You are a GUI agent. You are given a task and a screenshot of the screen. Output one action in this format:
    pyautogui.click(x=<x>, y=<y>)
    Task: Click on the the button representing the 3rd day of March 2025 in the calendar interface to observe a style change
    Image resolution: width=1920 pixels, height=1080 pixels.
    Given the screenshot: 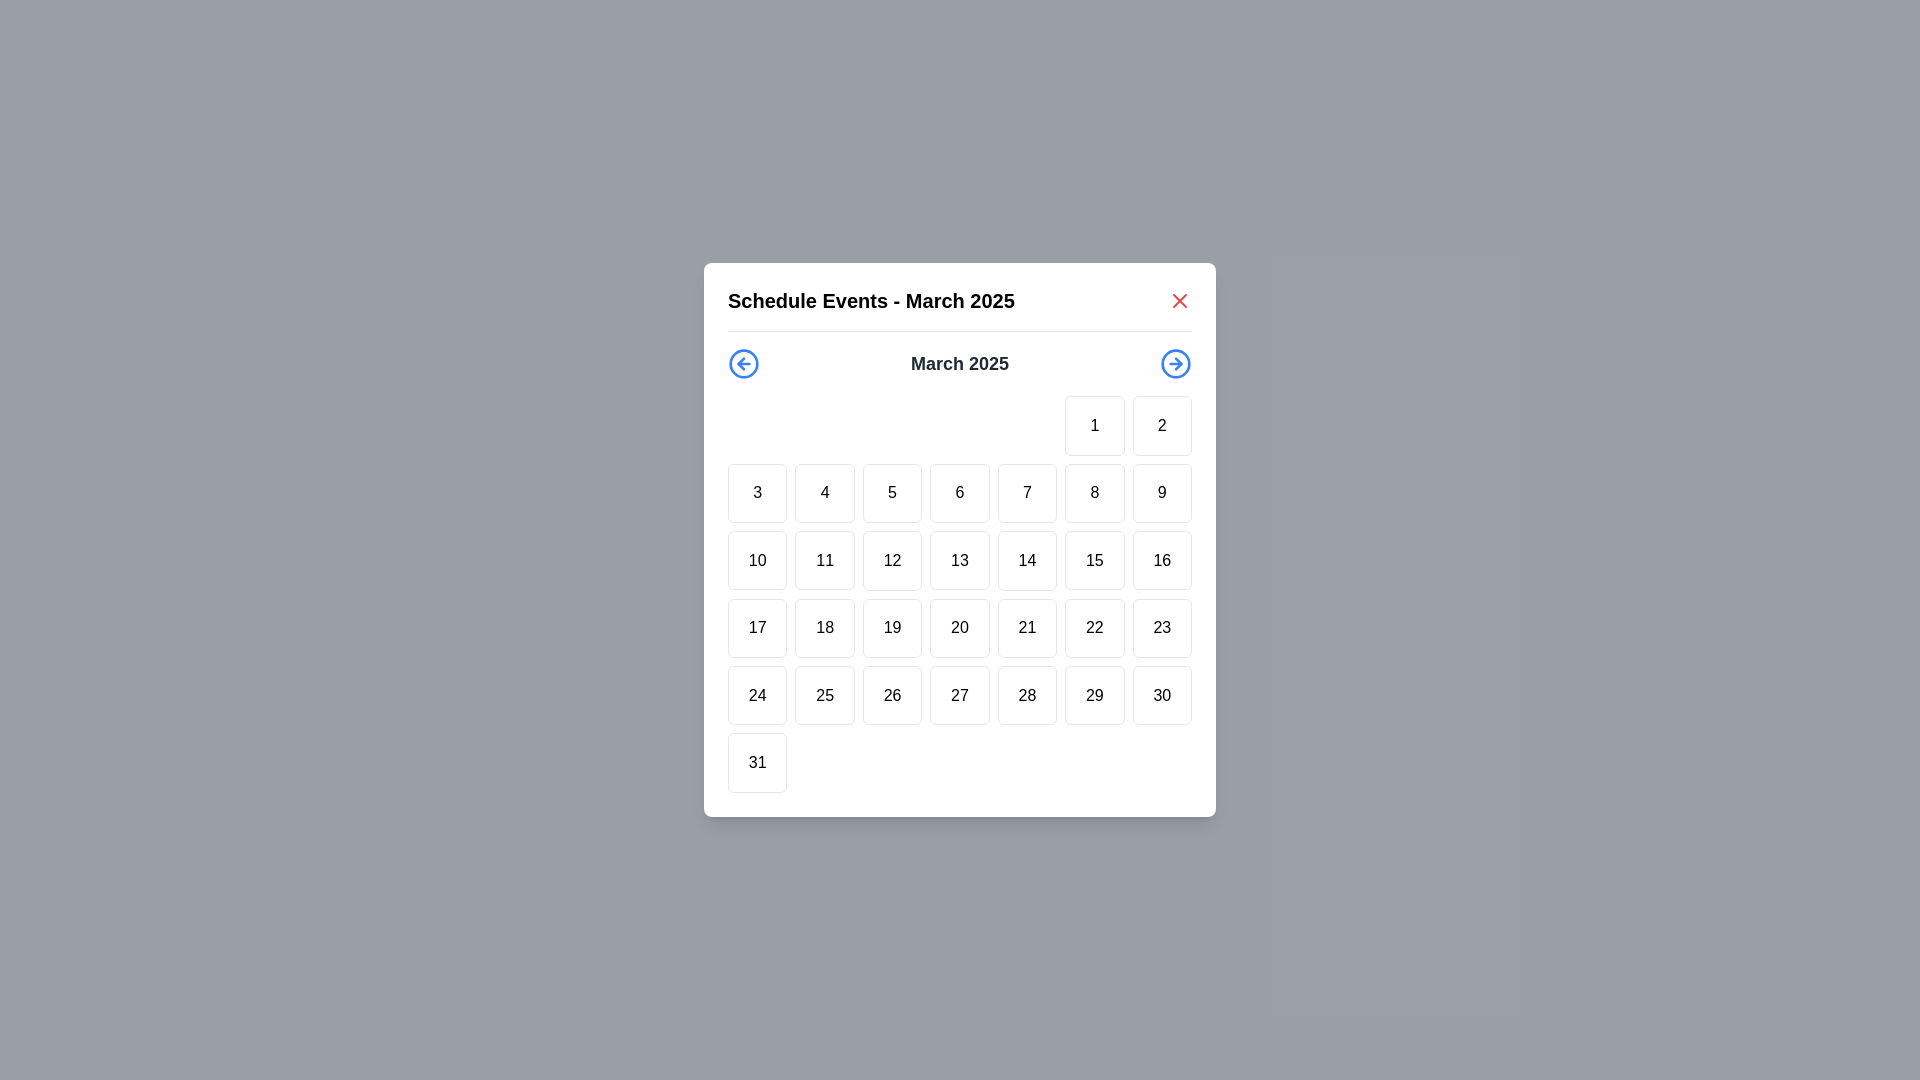 What is the action you would take?
    pyautogui.click(x=756, y=493)
    